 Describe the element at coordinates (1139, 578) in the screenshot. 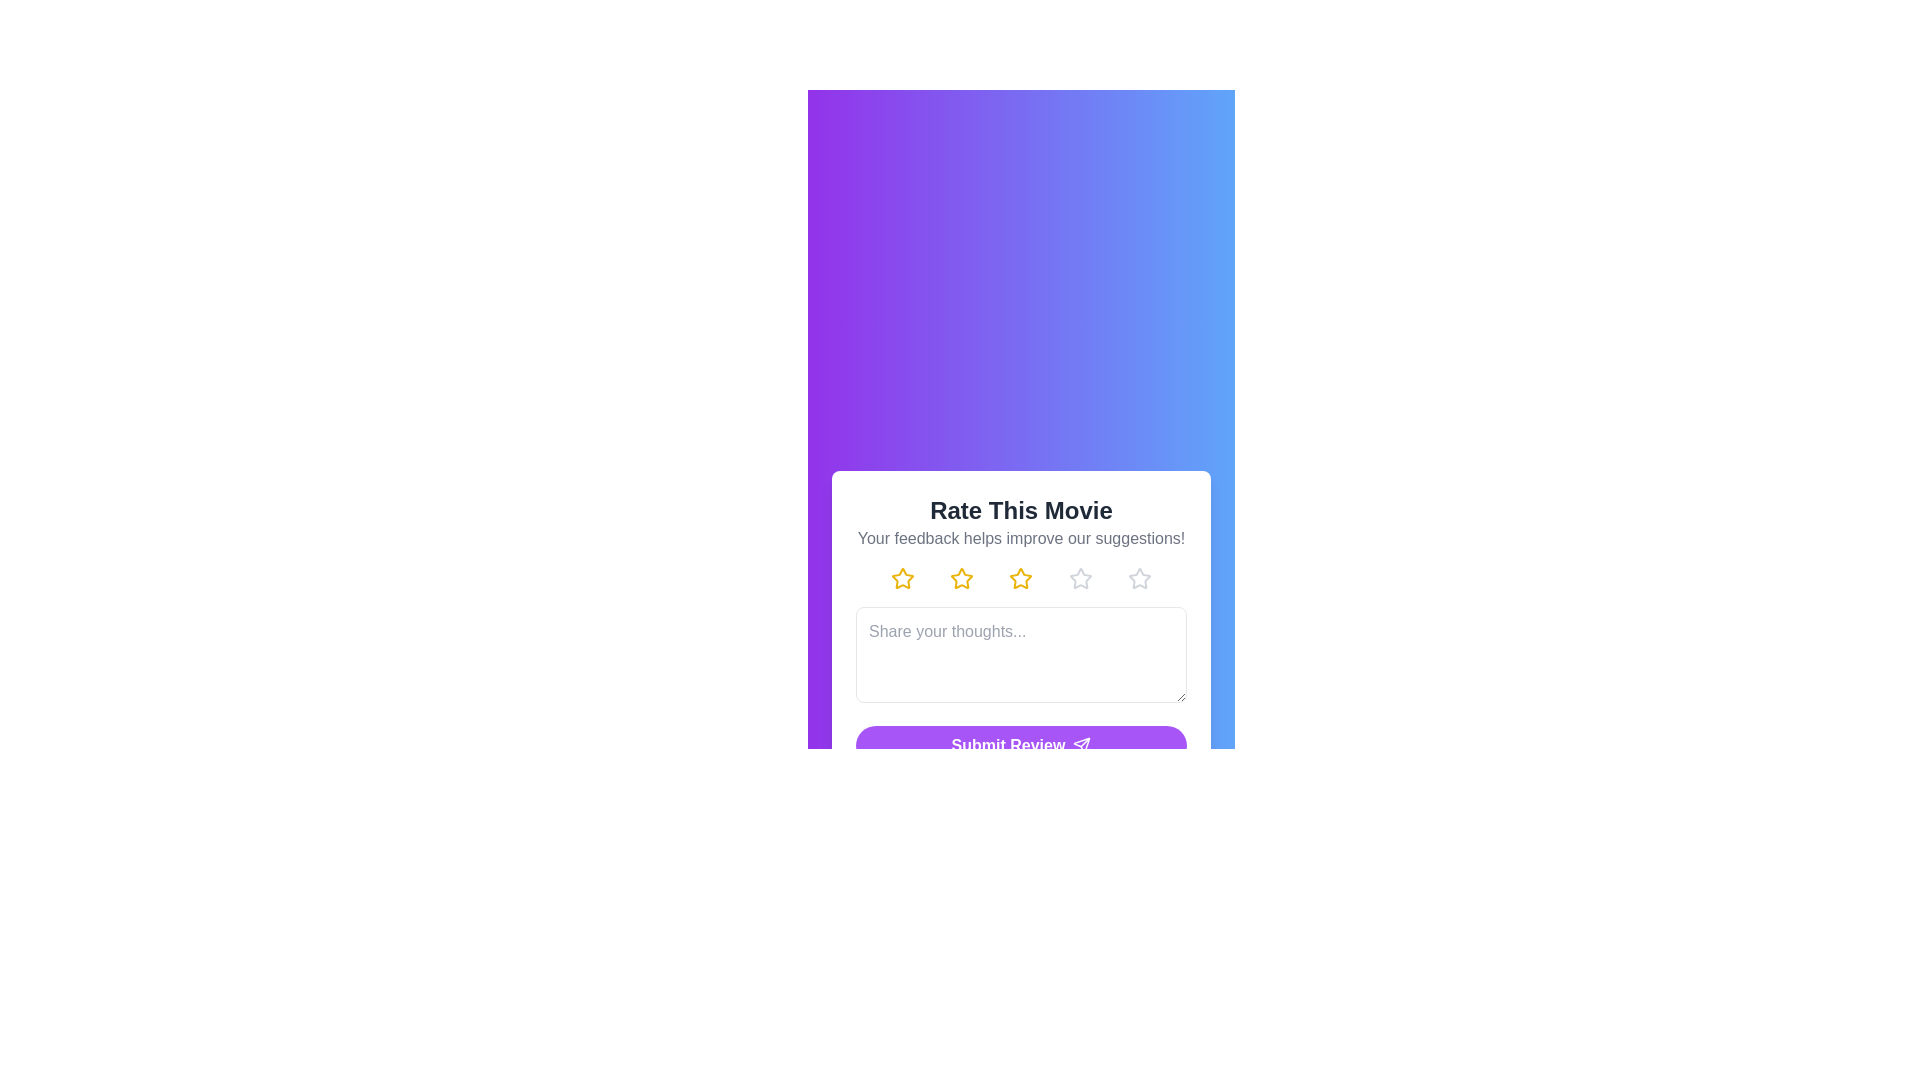

I see `the fifth star rating icon, which is gray and hollow in appearance, located at the right end of a row of five icons above a text input field` at that location.